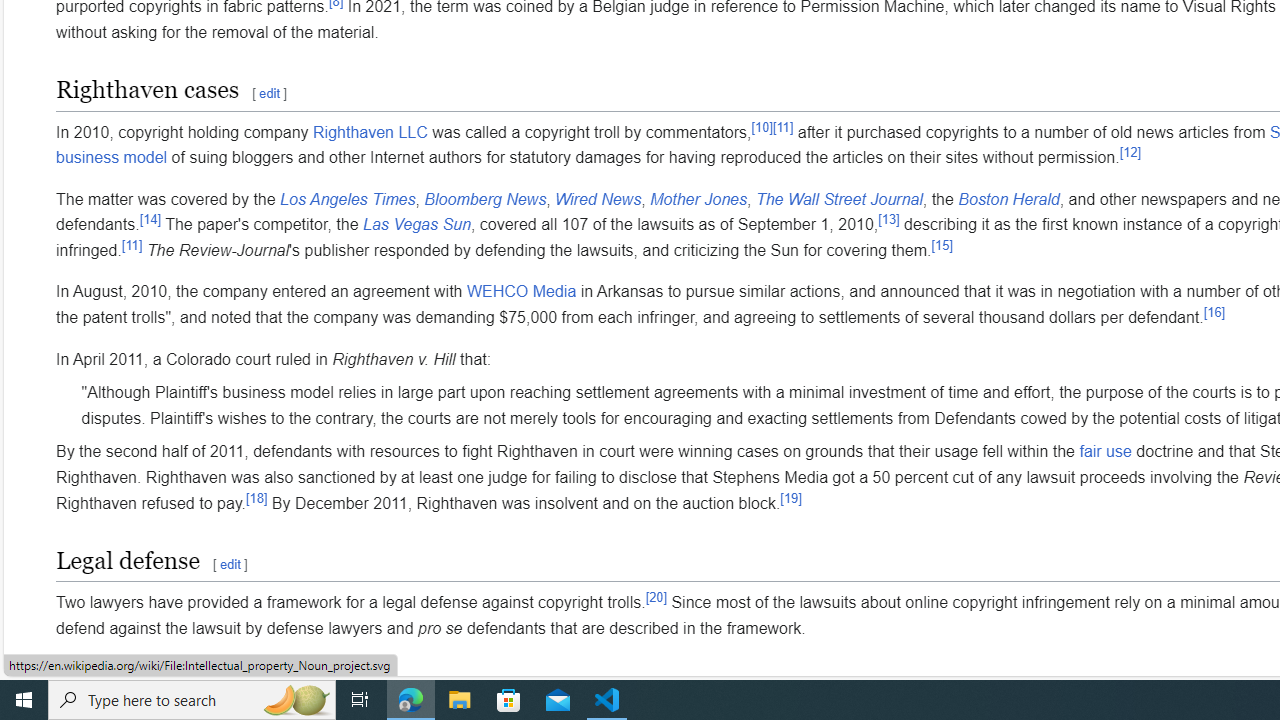  What do you see at coordinates (370, 132) in the screenshot?
I see `'Righthaven LLC'` at bounding box center [370, 132].